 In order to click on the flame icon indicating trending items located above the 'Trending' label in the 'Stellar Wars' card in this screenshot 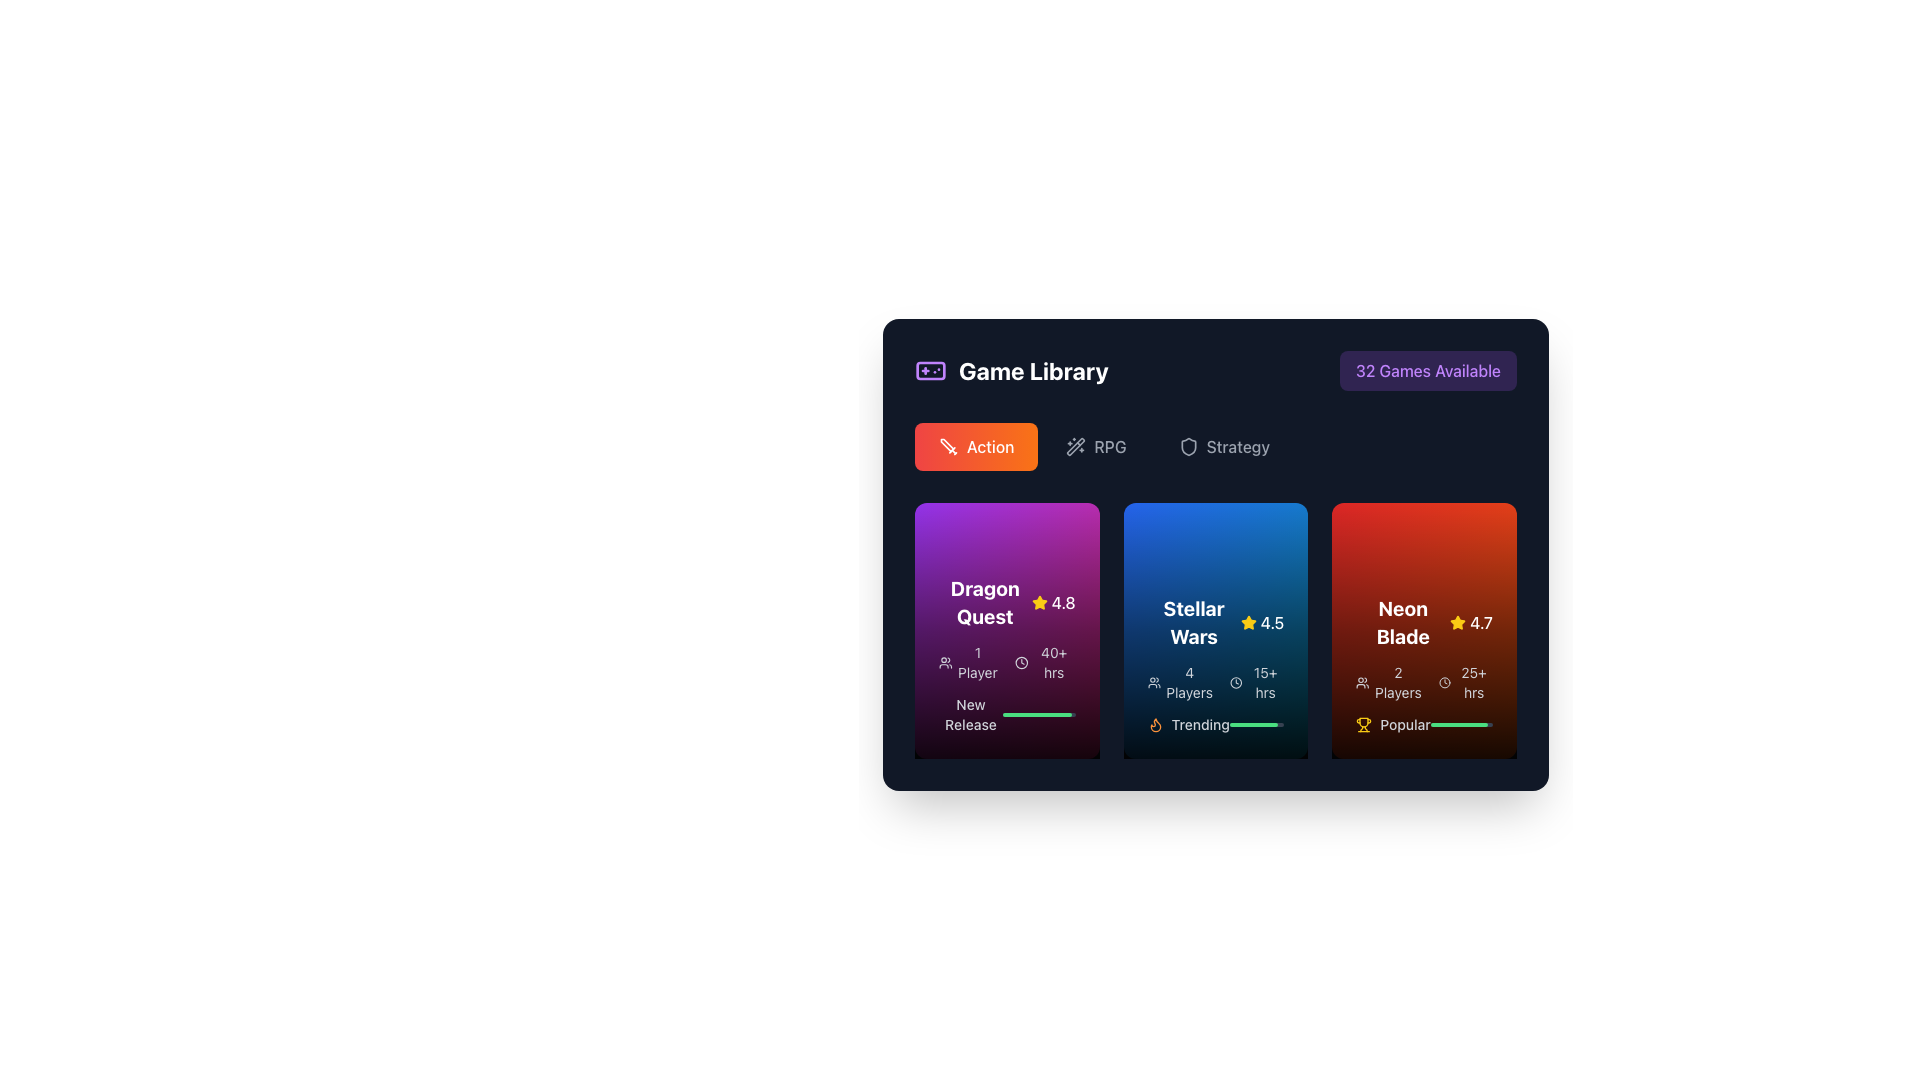, I will do `click(1155, 725)`.